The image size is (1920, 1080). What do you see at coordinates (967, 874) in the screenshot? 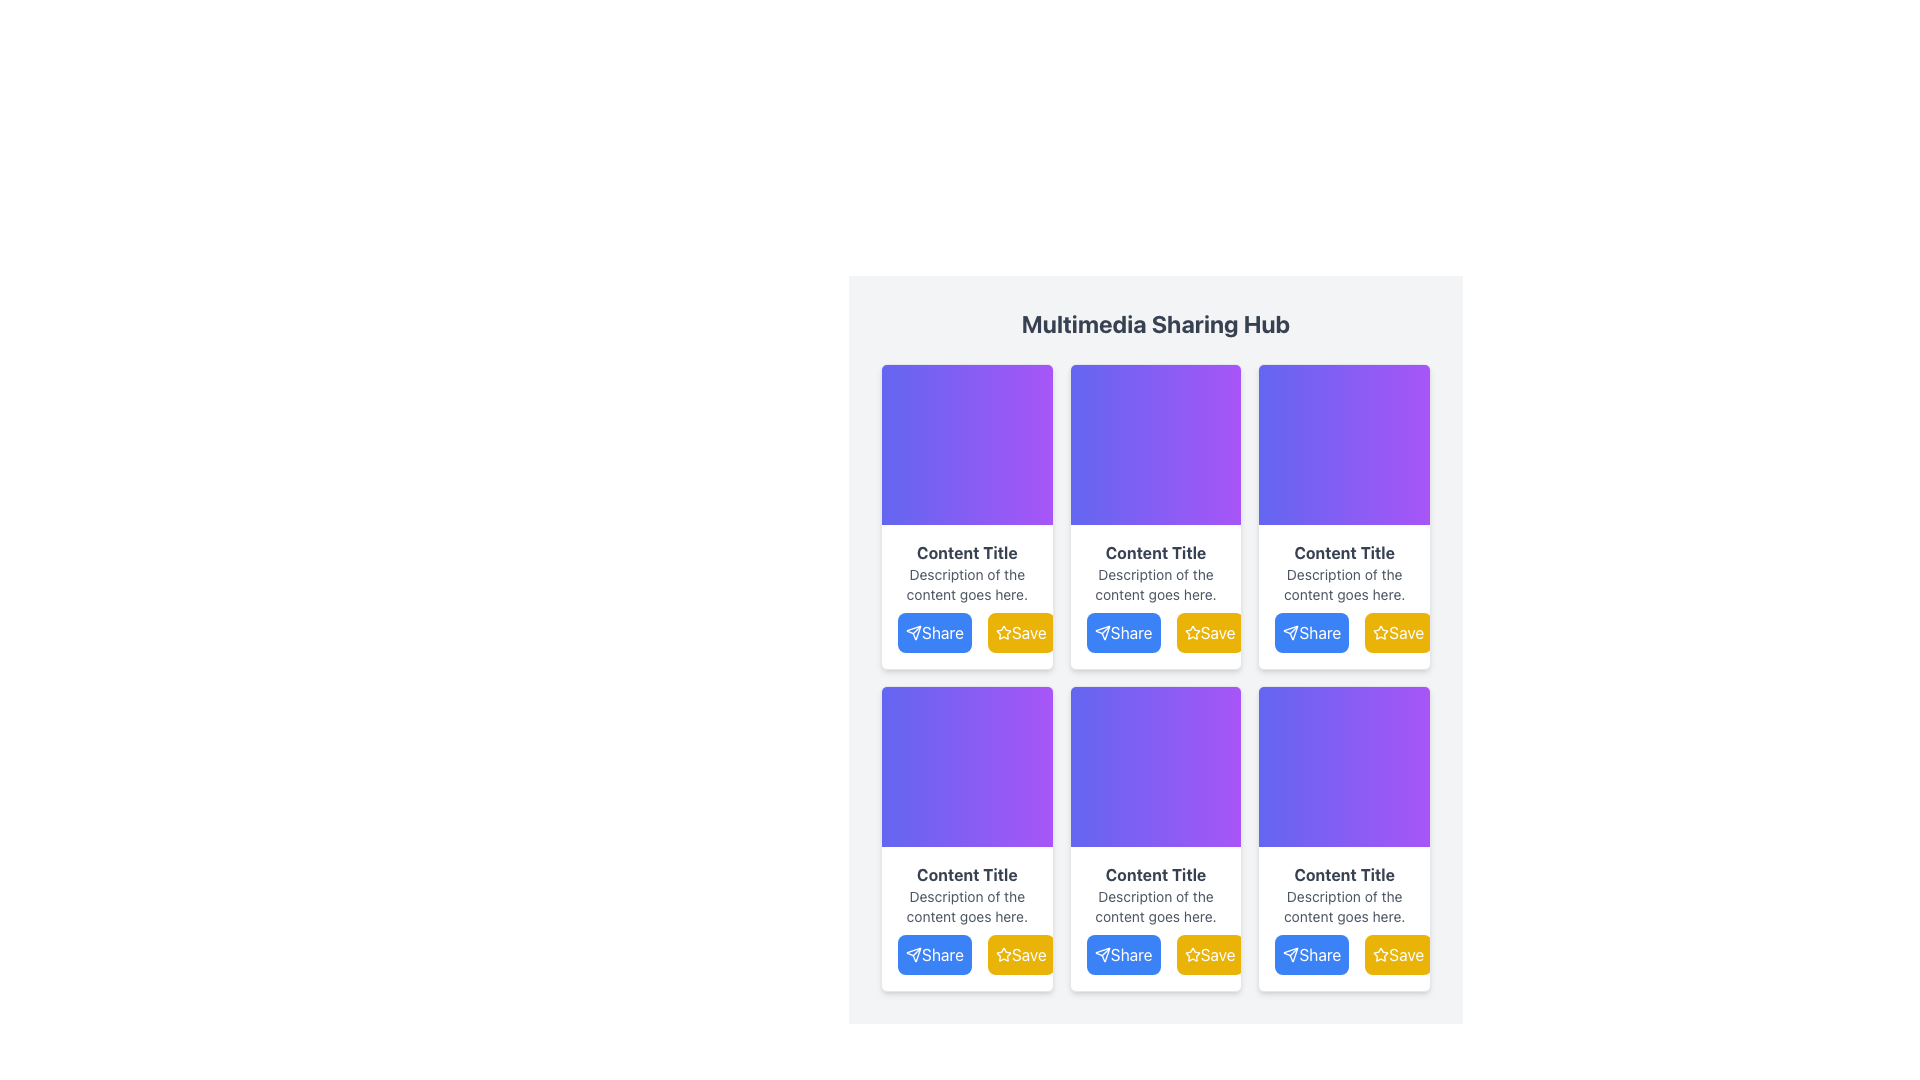
I see `the 'Content Title' text label` at bounding box center [967, 874].